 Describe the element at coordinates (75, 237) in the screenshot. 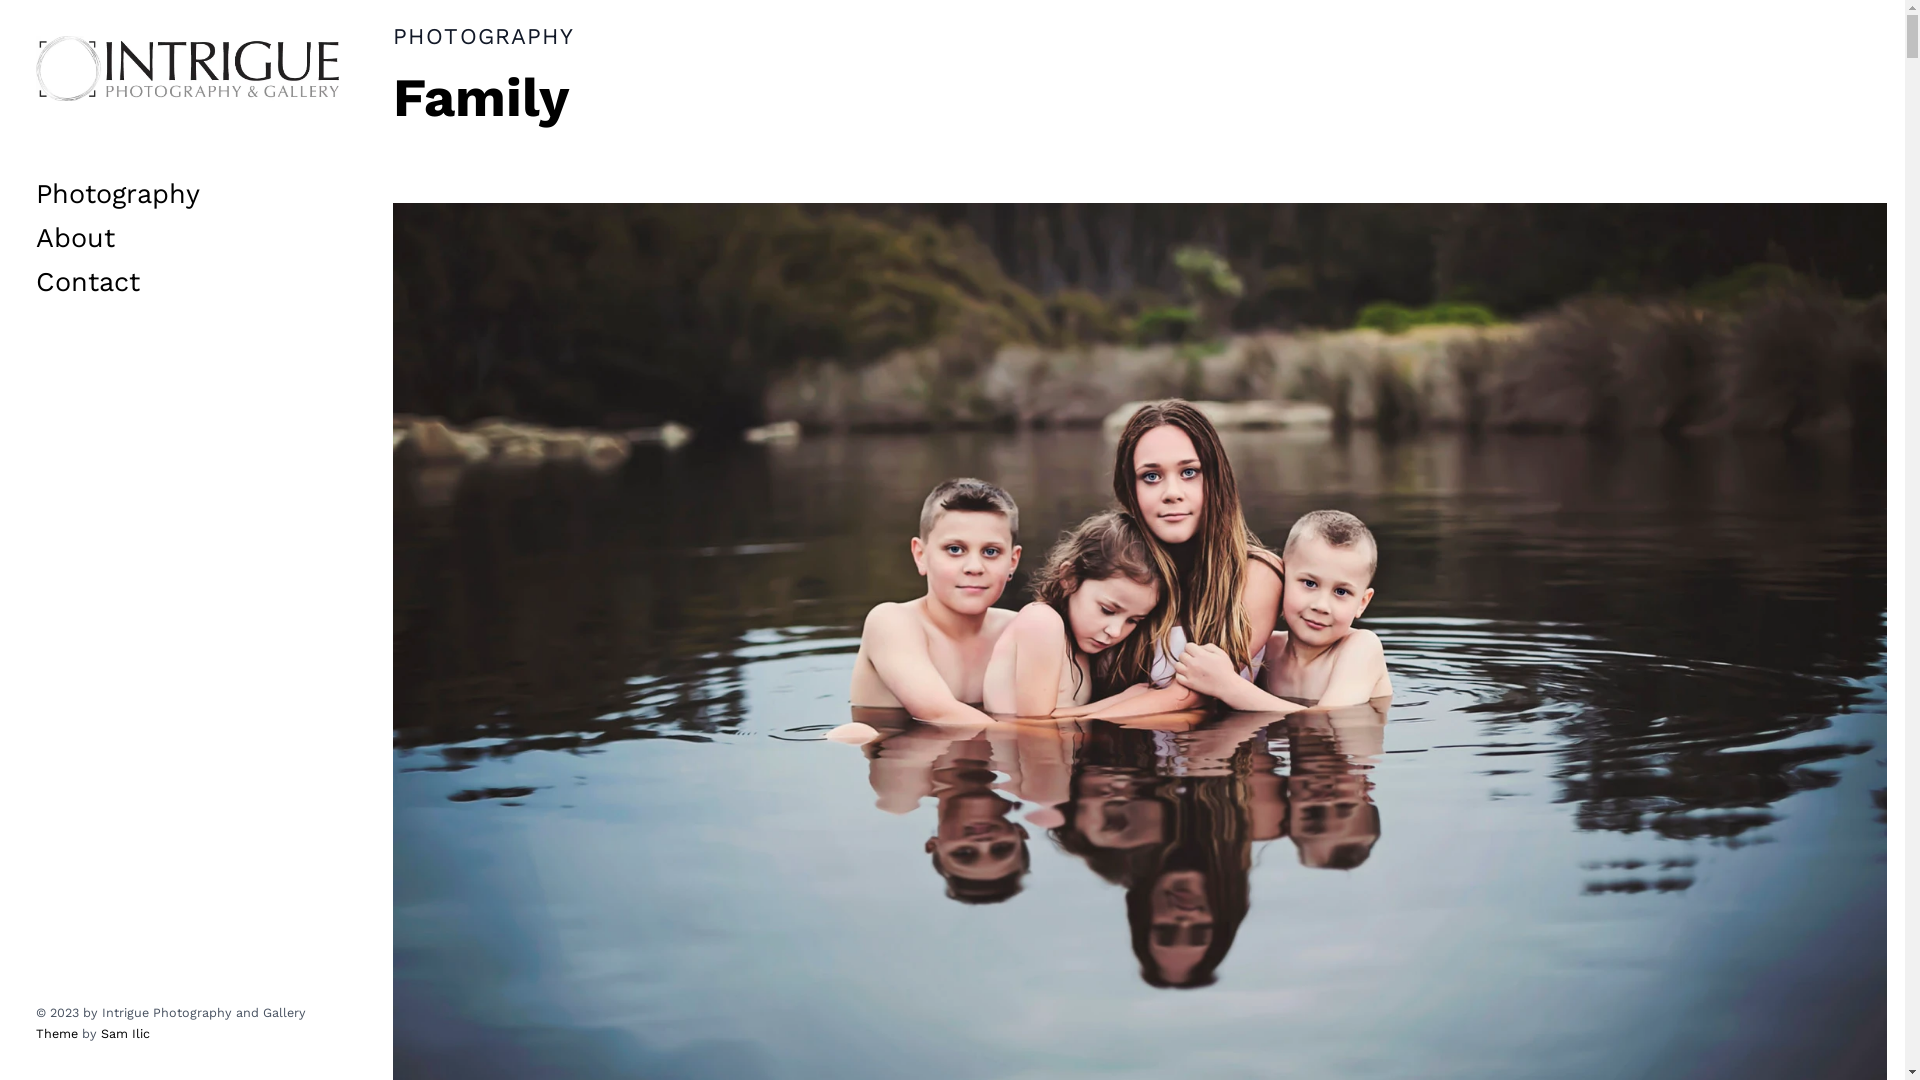

I see `'About'` at that location.